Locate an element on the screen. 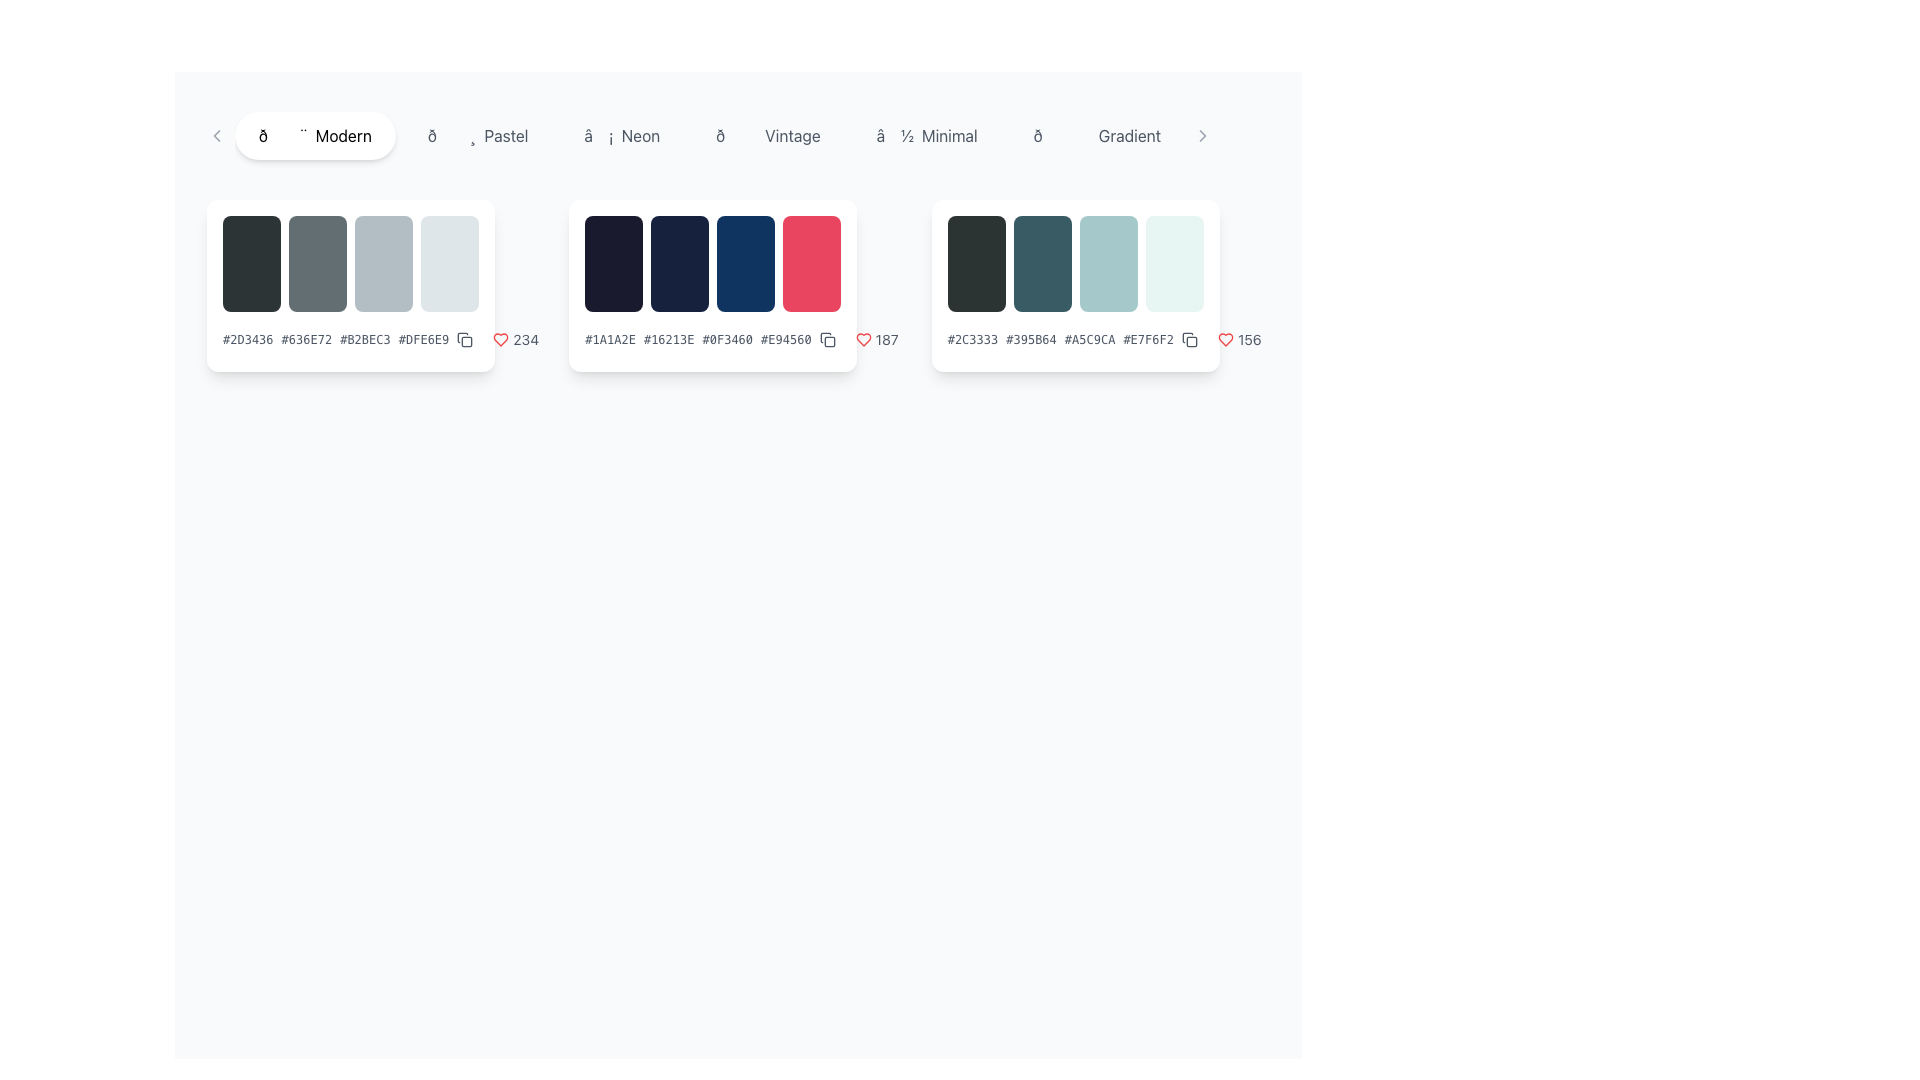  the text content of the Text label displaying '#0F3460', which is the third item in a row of hexadecimal color codes within a color palette card is located at coordinates (726, 338).